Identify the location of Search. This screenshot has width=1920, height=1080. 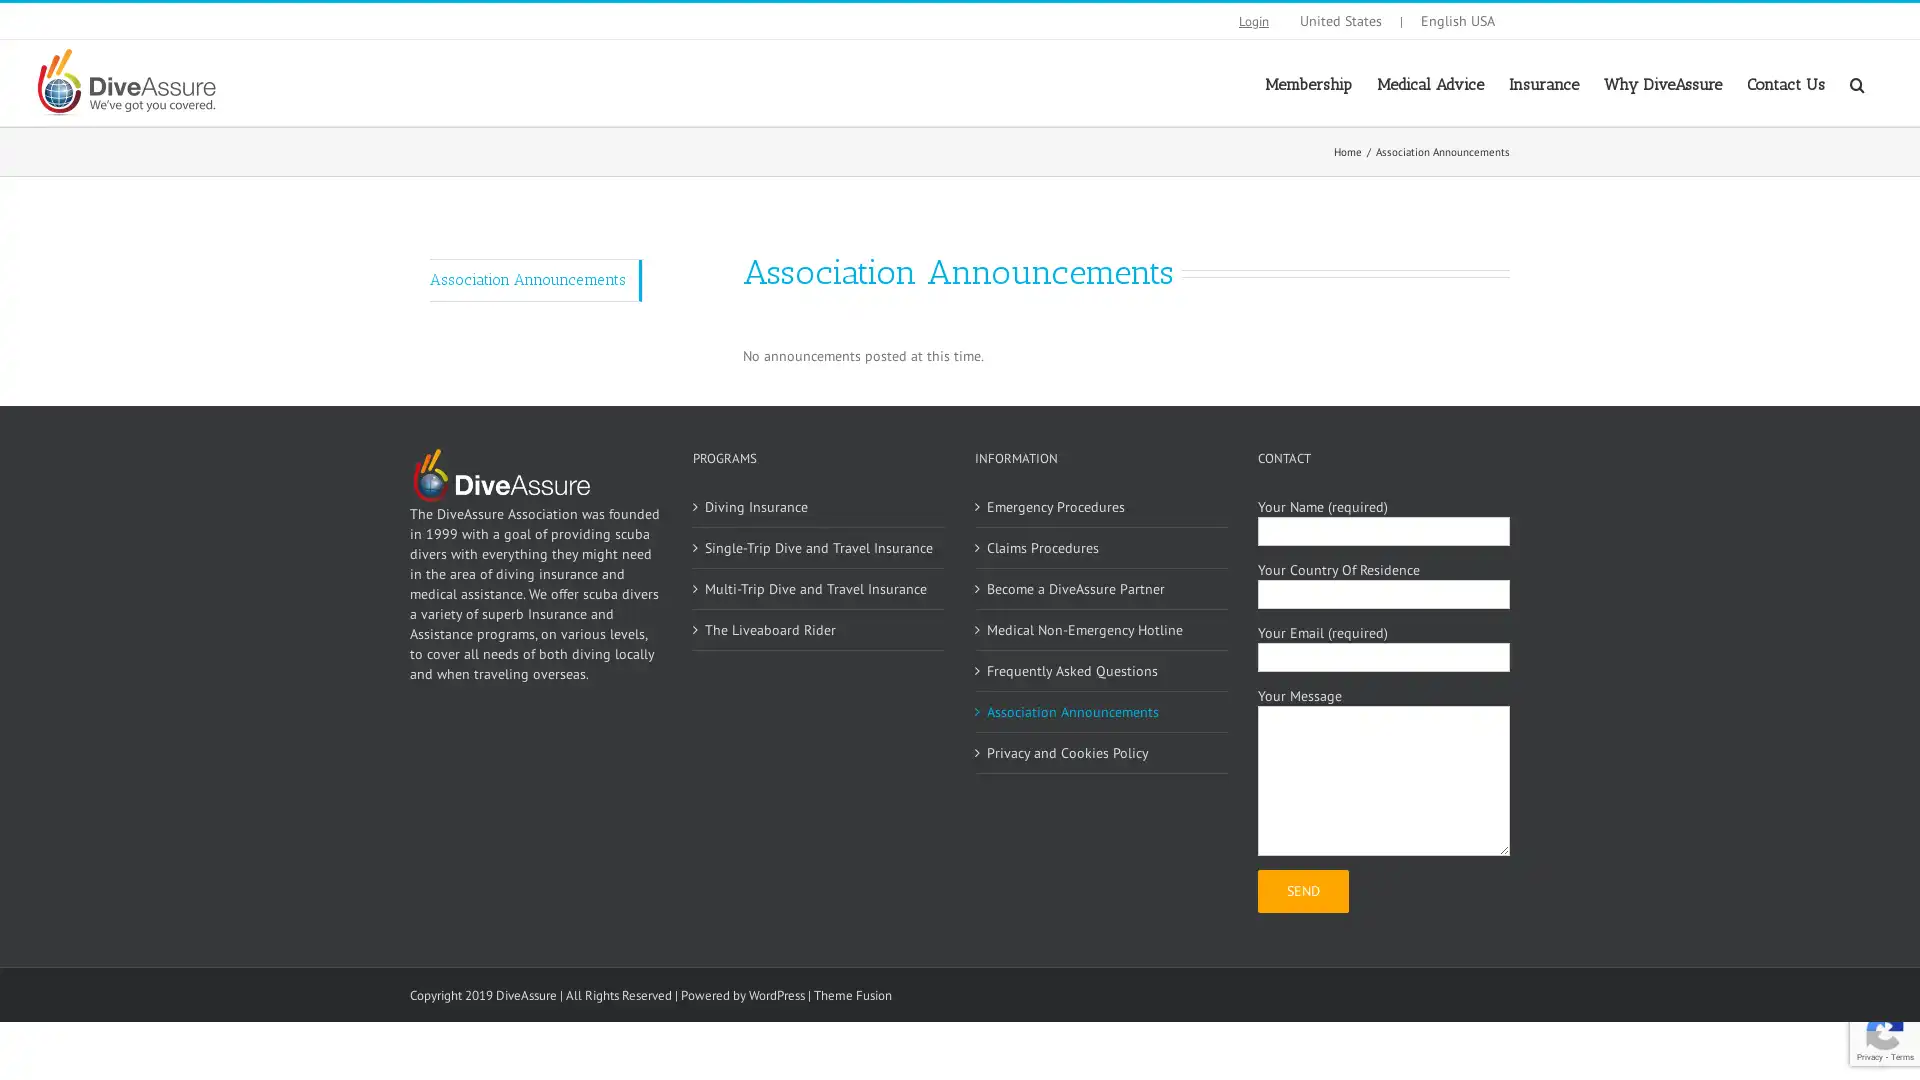
(1856, 82).